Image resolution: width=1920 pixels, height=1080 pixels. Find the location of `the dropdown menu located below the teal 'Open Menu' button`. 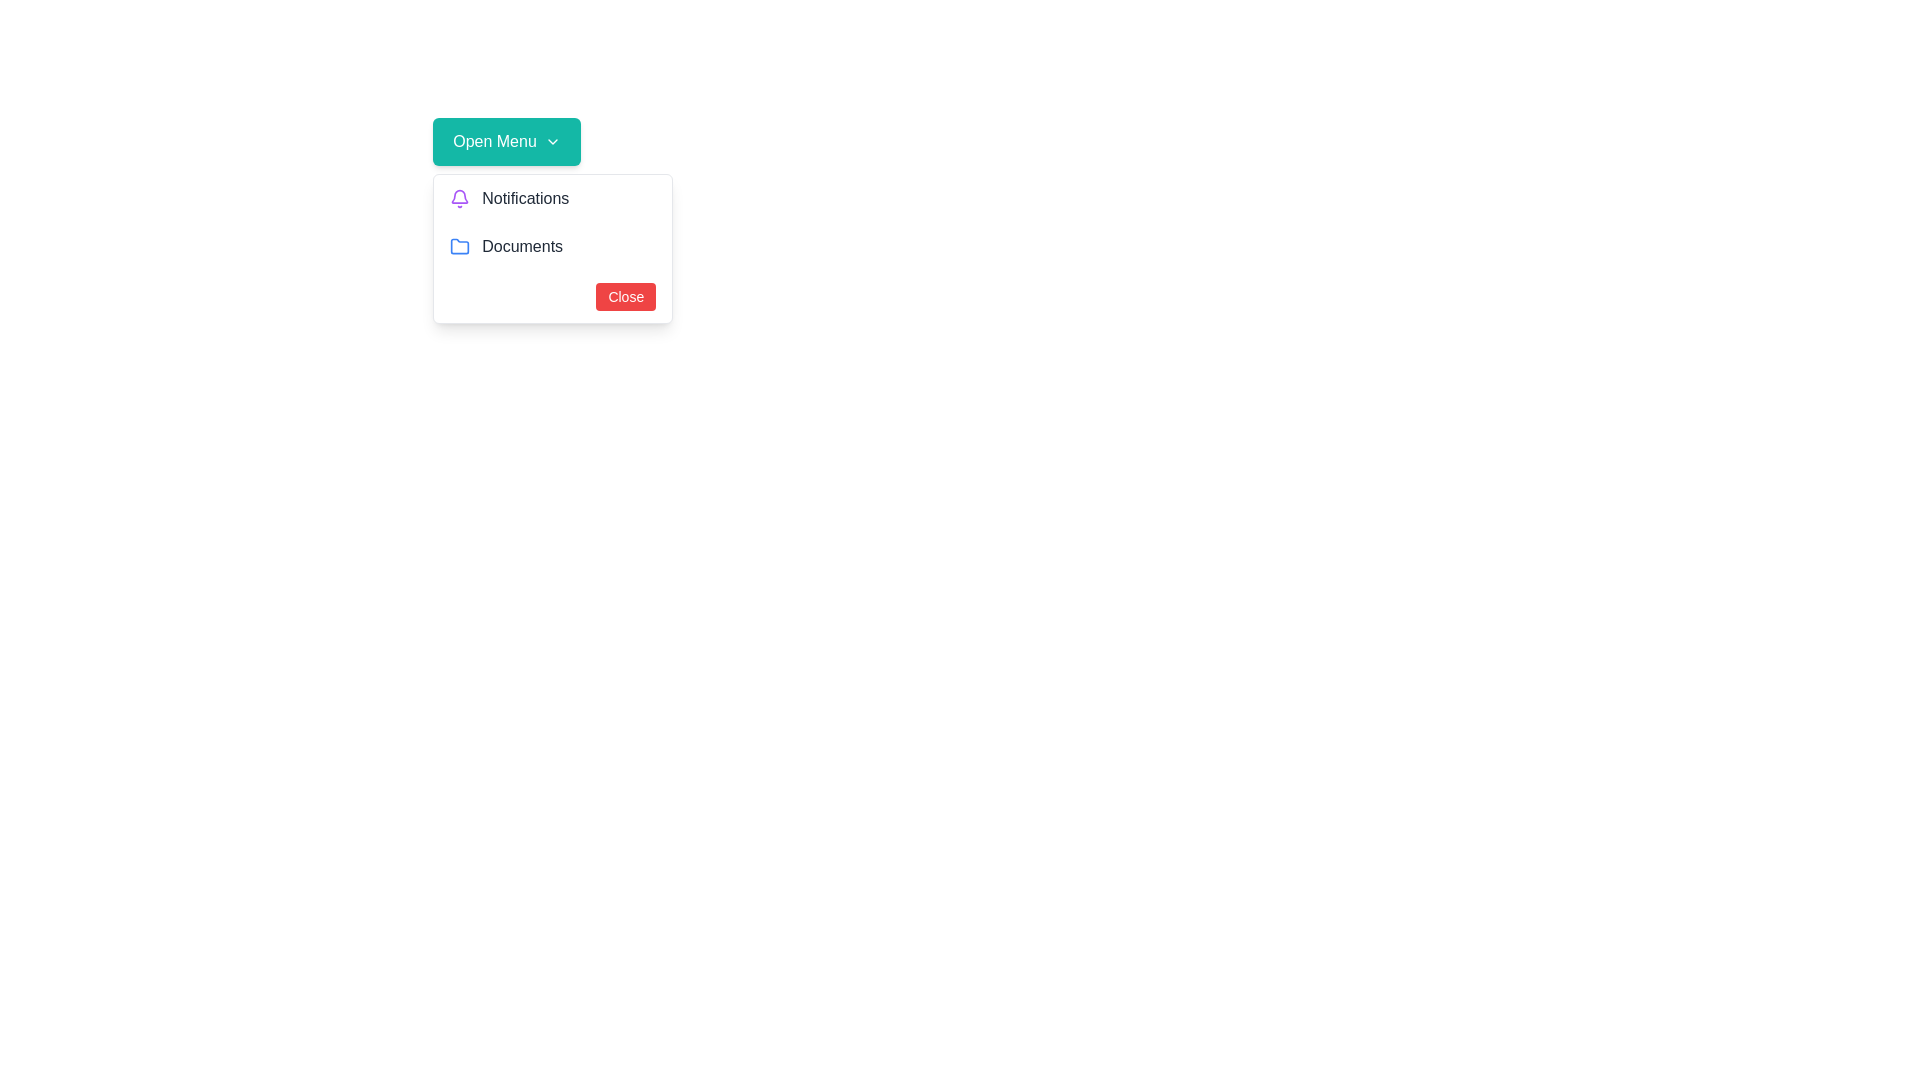

the dropdown menu located below the teal 'Open Menu' button is located at coordinates (553, 248).